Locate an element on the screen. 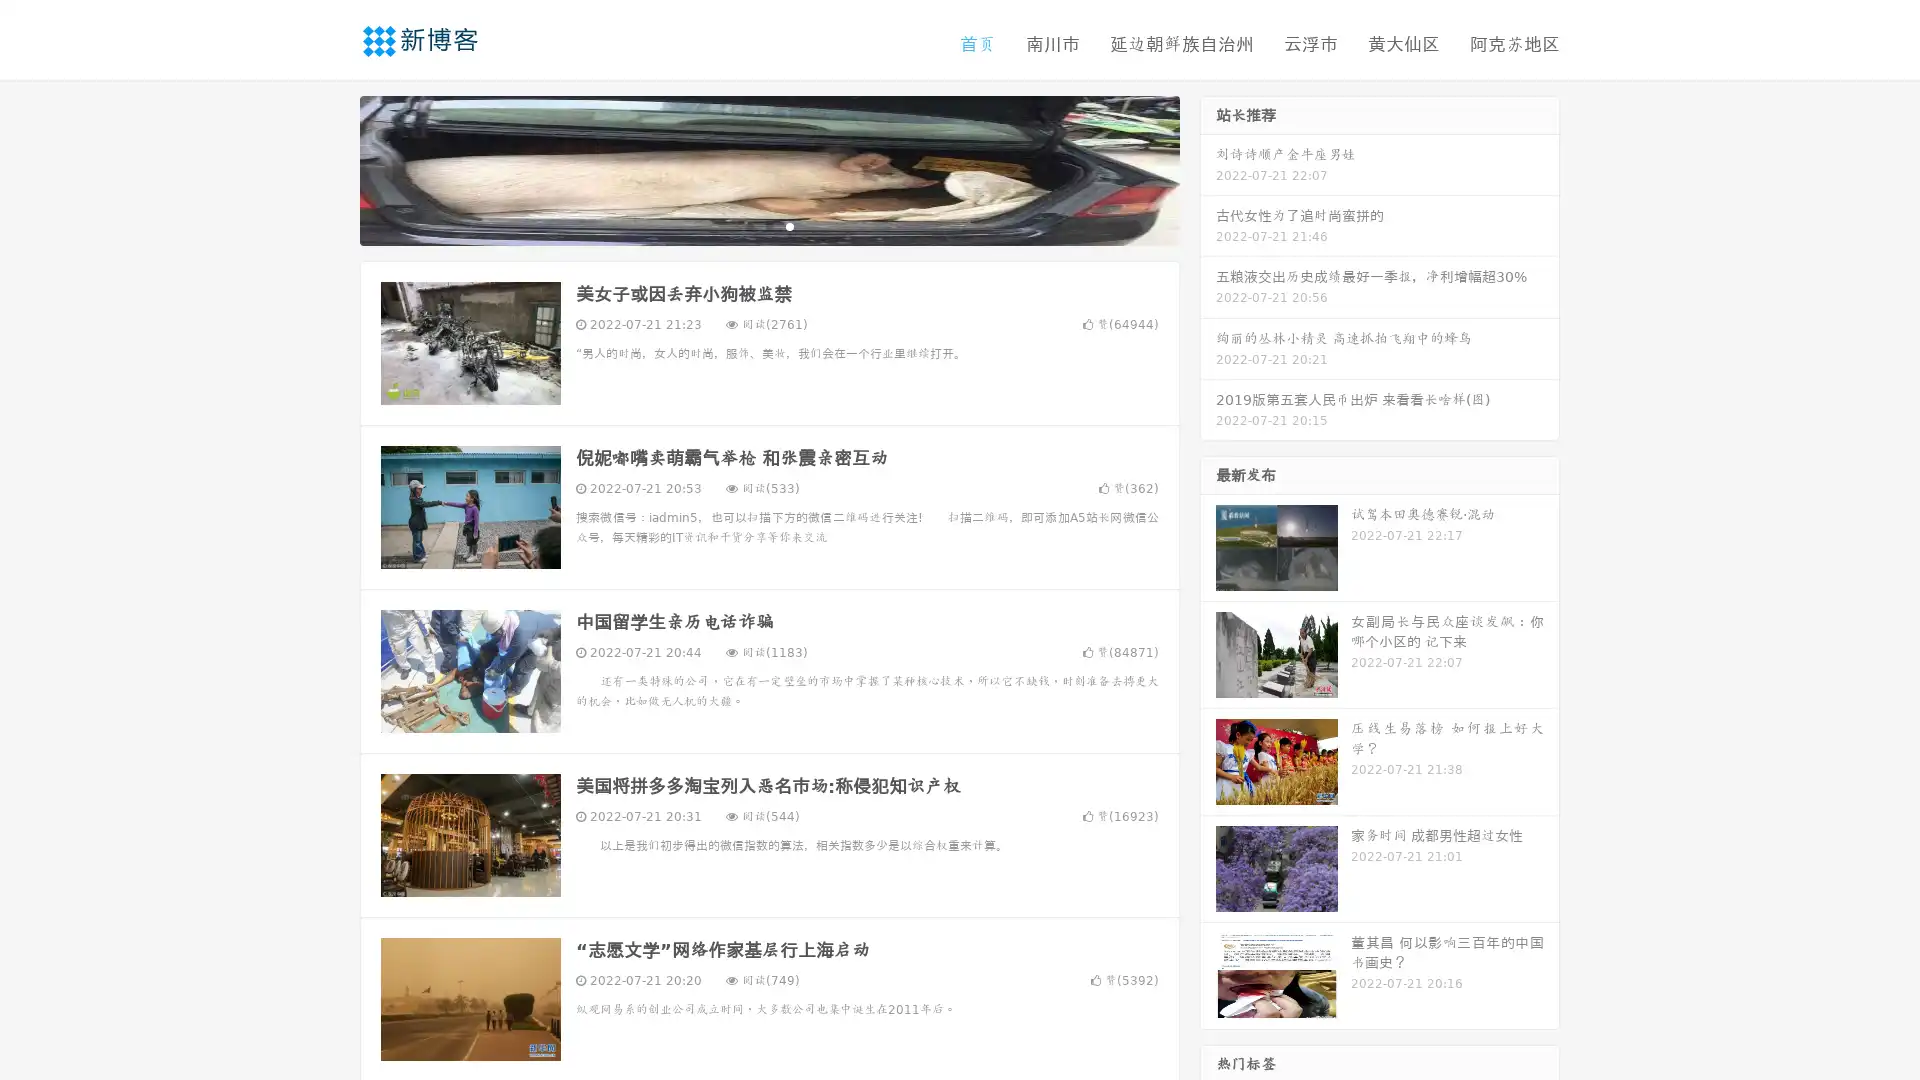 Image resolution: width=1920 pixels, height=1080 pixels. Go to slide 1 is located at coordinates (748, 225).